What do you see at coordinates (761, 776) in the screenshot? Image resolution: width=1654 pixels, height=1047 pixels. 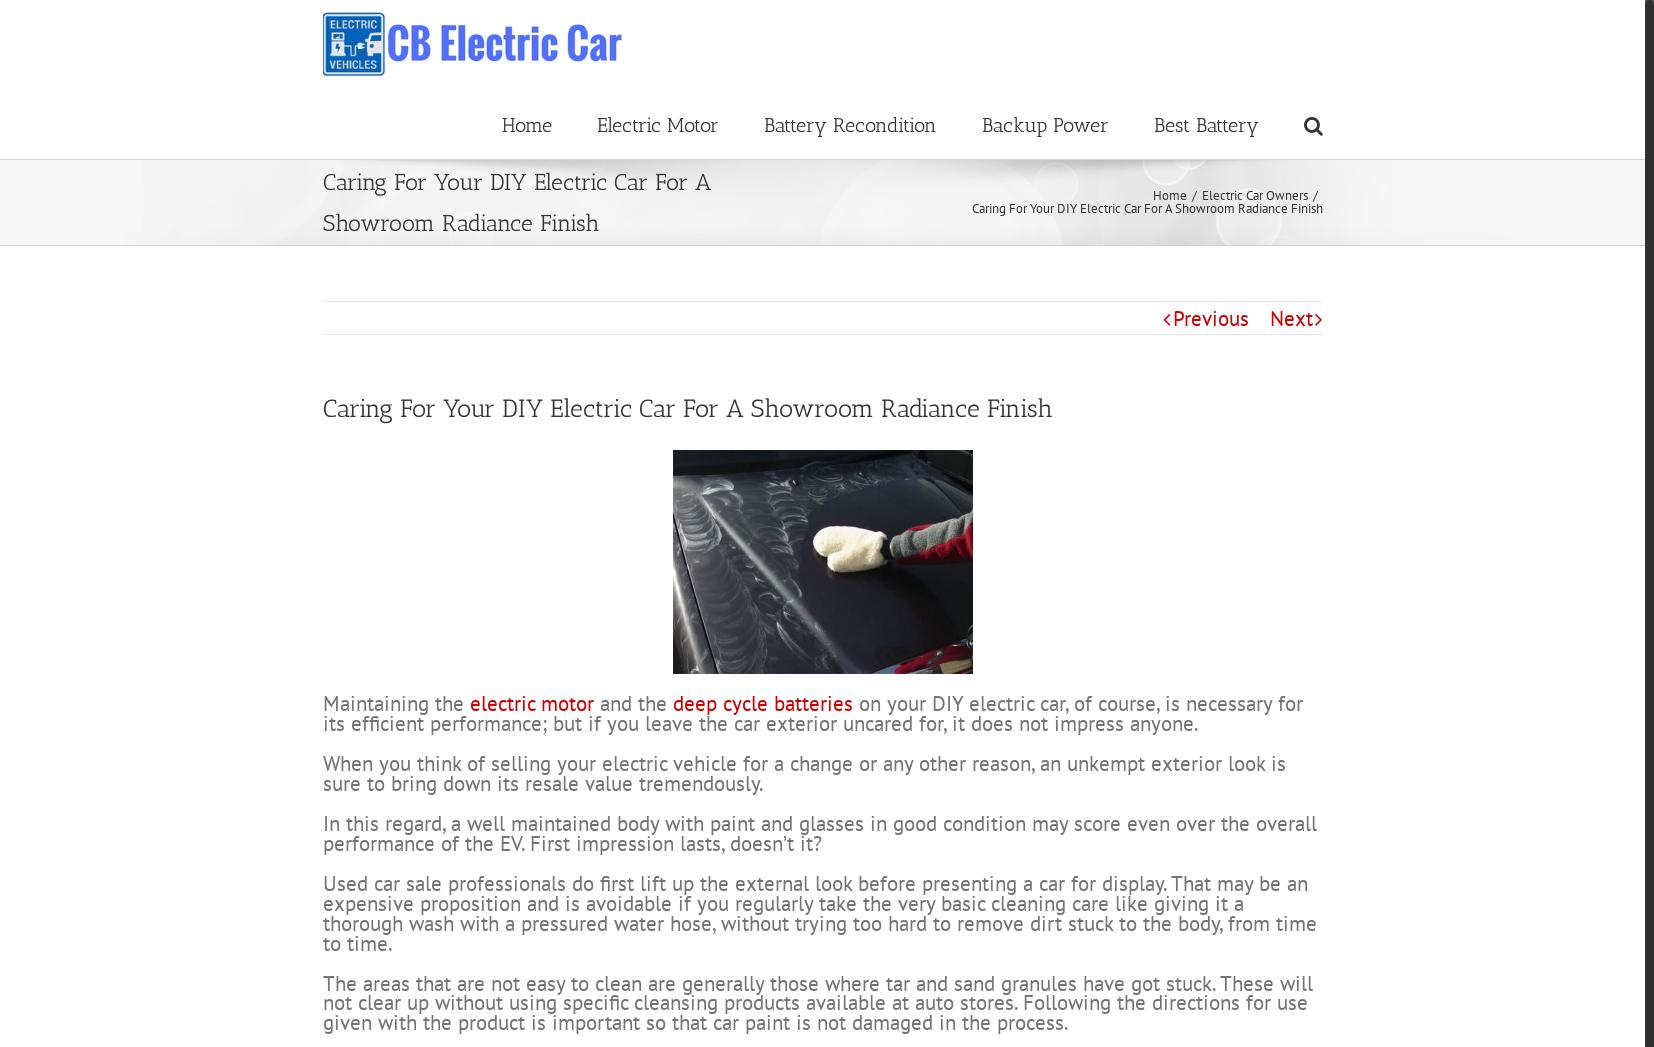 I see `'deep cycle batteries'` at bounding box center [761, 776].